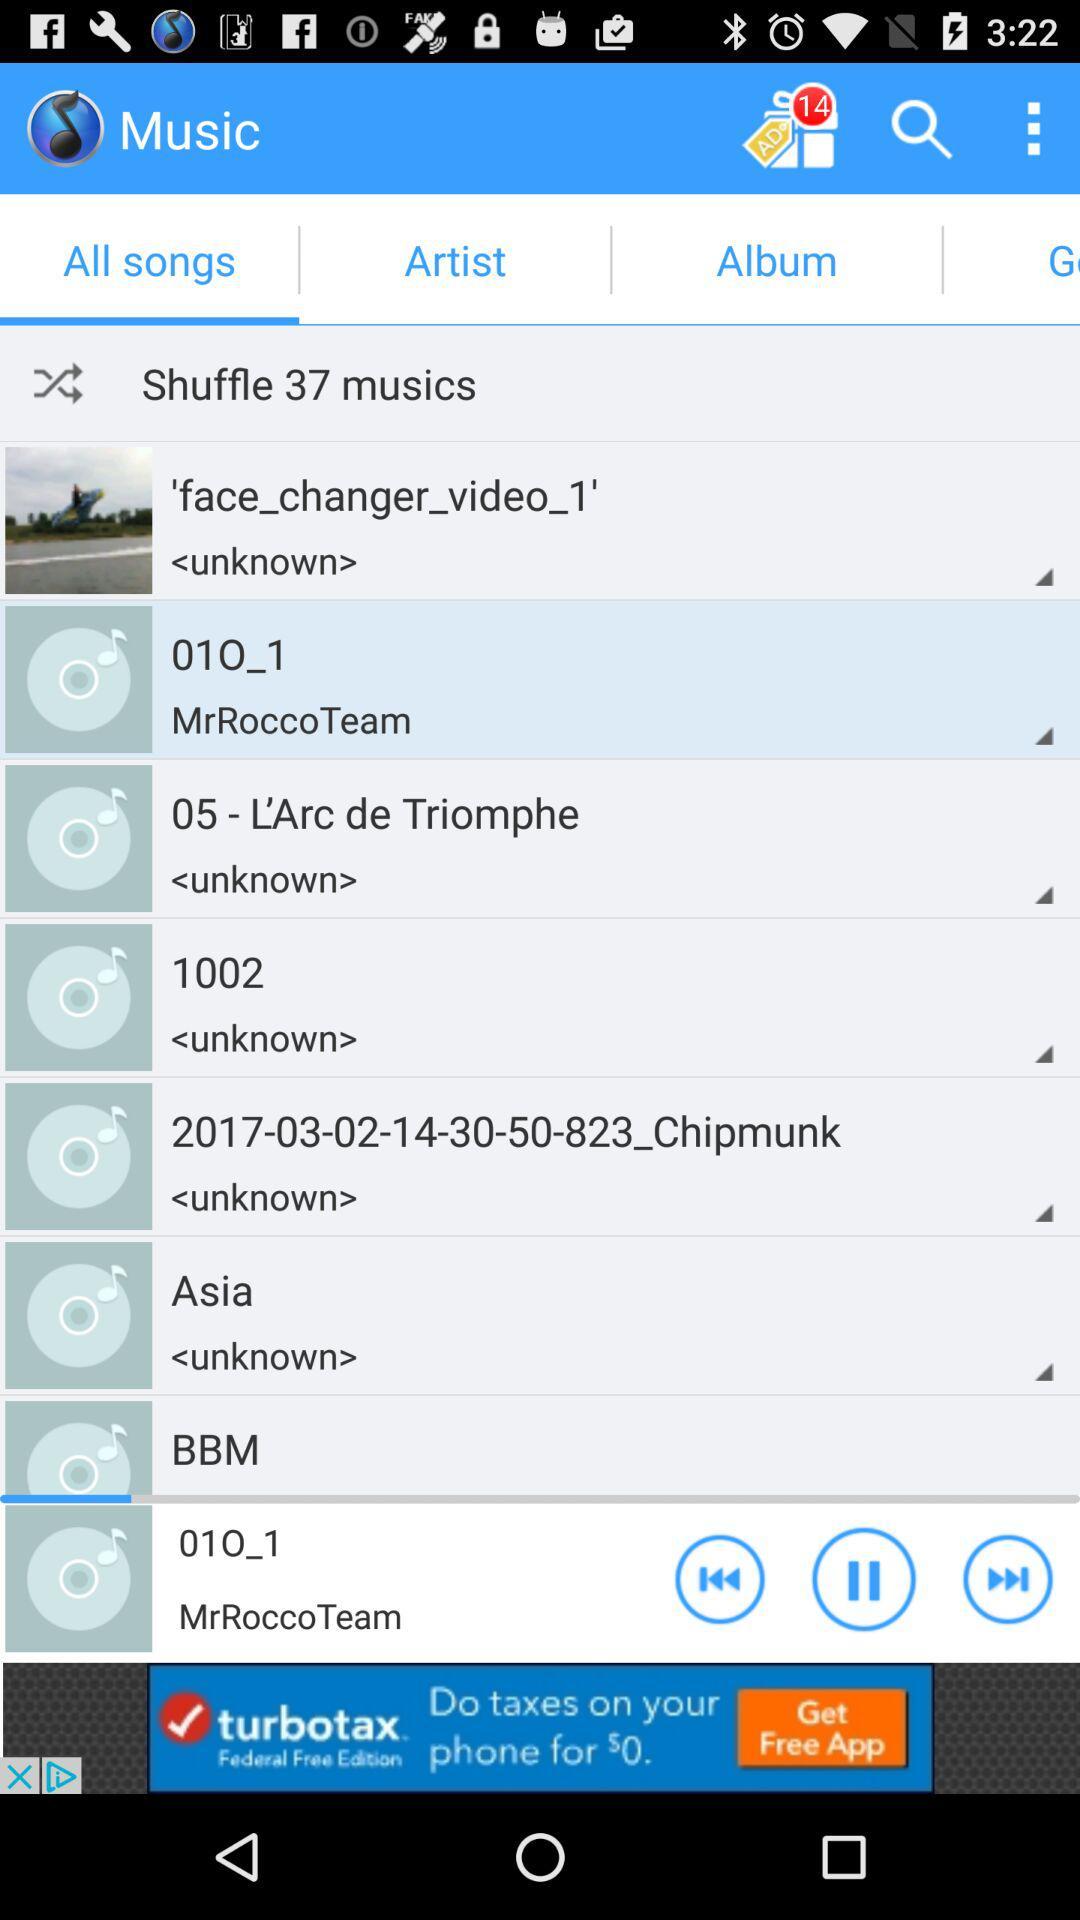 This screenshot has height=1920, width=1080. I want to click on the more icon, so click(1033, 136).